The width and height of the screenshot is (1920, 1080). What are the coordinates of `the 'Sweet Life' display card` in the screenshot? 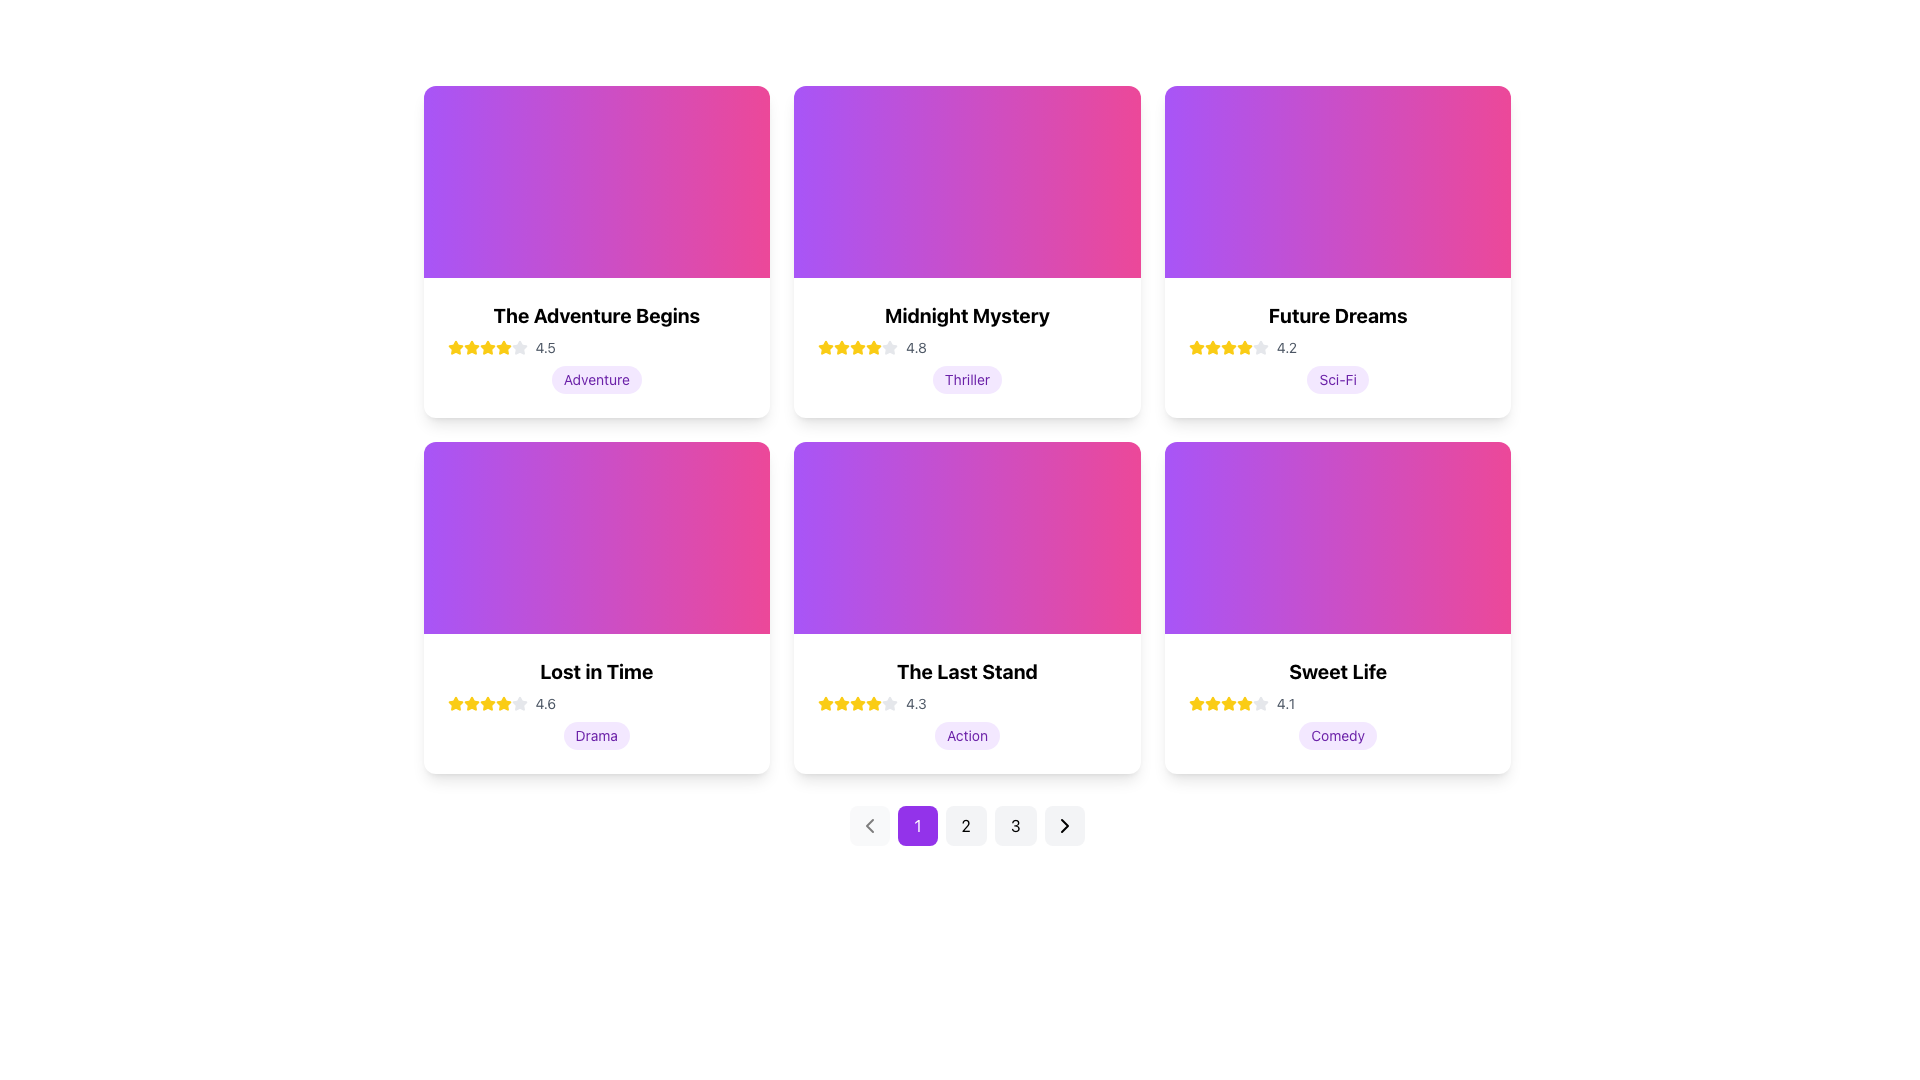 It's located at (1338, 607).